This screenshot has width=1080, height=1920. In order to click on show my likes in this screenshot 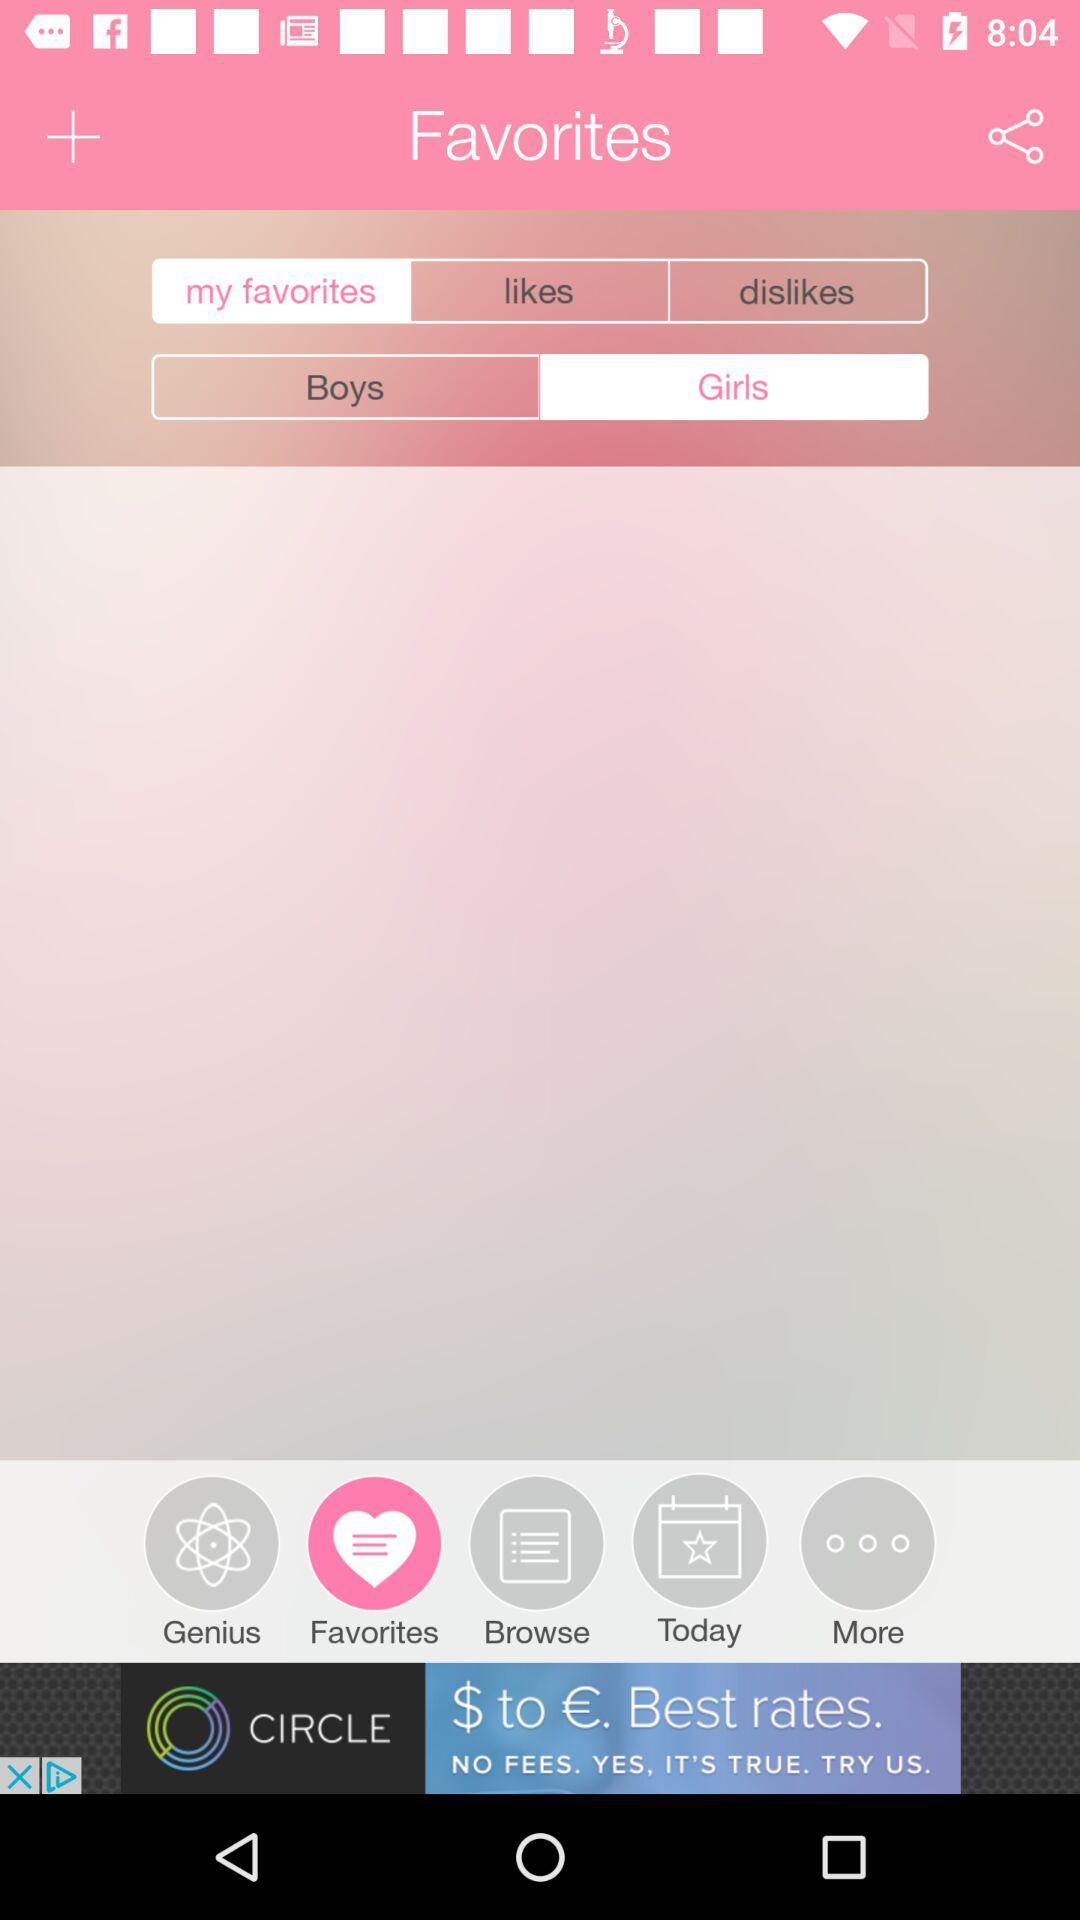, I will do `click(538, 290)`.